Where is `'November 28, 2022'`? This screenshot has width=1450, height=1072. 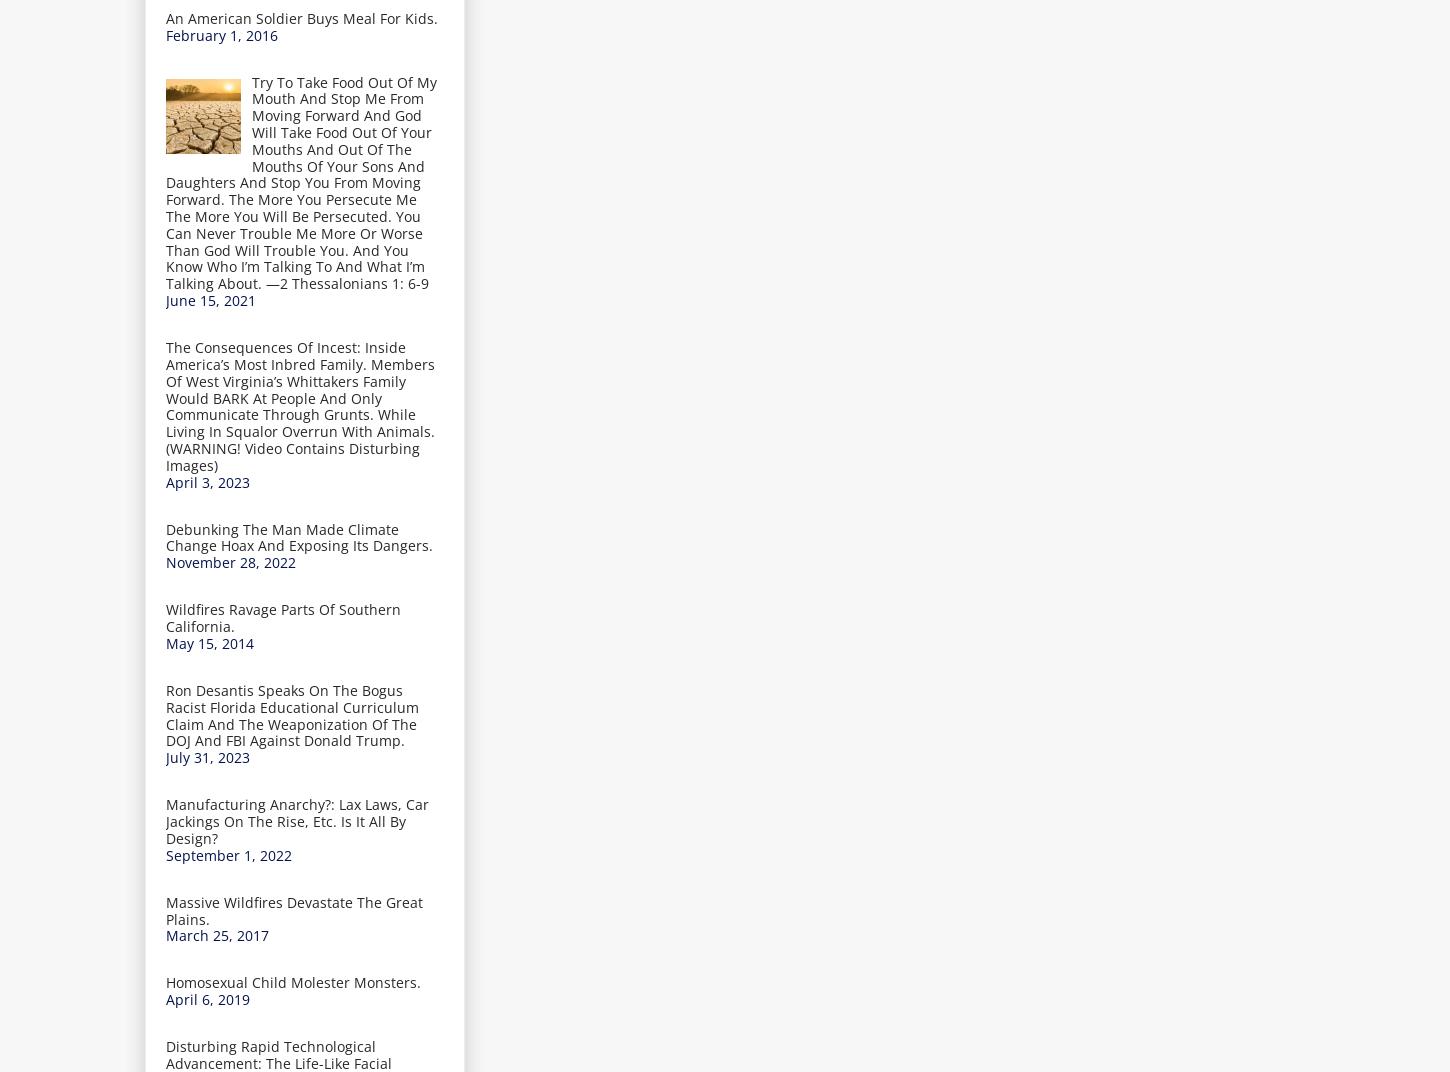
'November 28, 2022' is located at coordinates (229, 561).